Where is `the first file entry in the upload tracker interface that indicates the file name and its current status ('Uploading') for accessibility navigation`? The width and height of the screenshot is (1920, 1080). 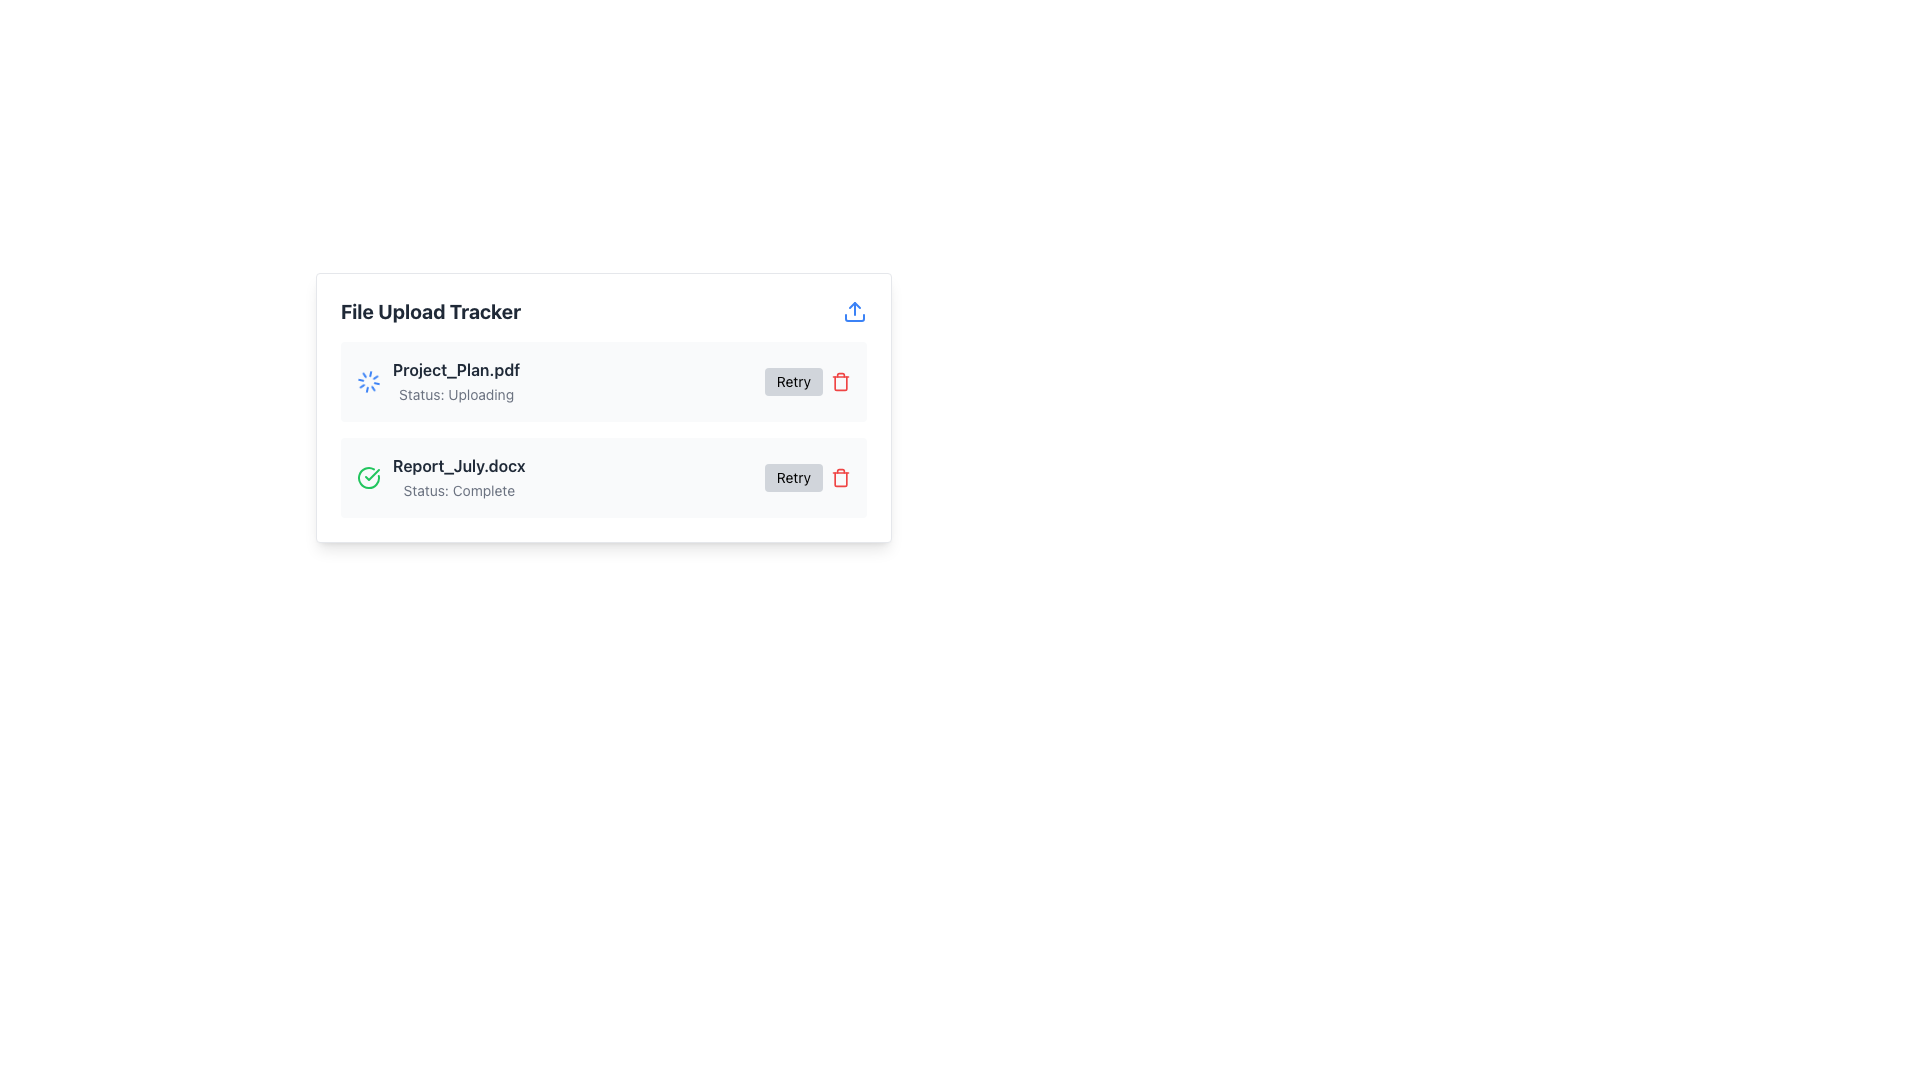 the first file entry in the upload tracker interface that indicates the file name and its current status ('Uploading') for accessibility navigation is located at coordinates (437, 381).